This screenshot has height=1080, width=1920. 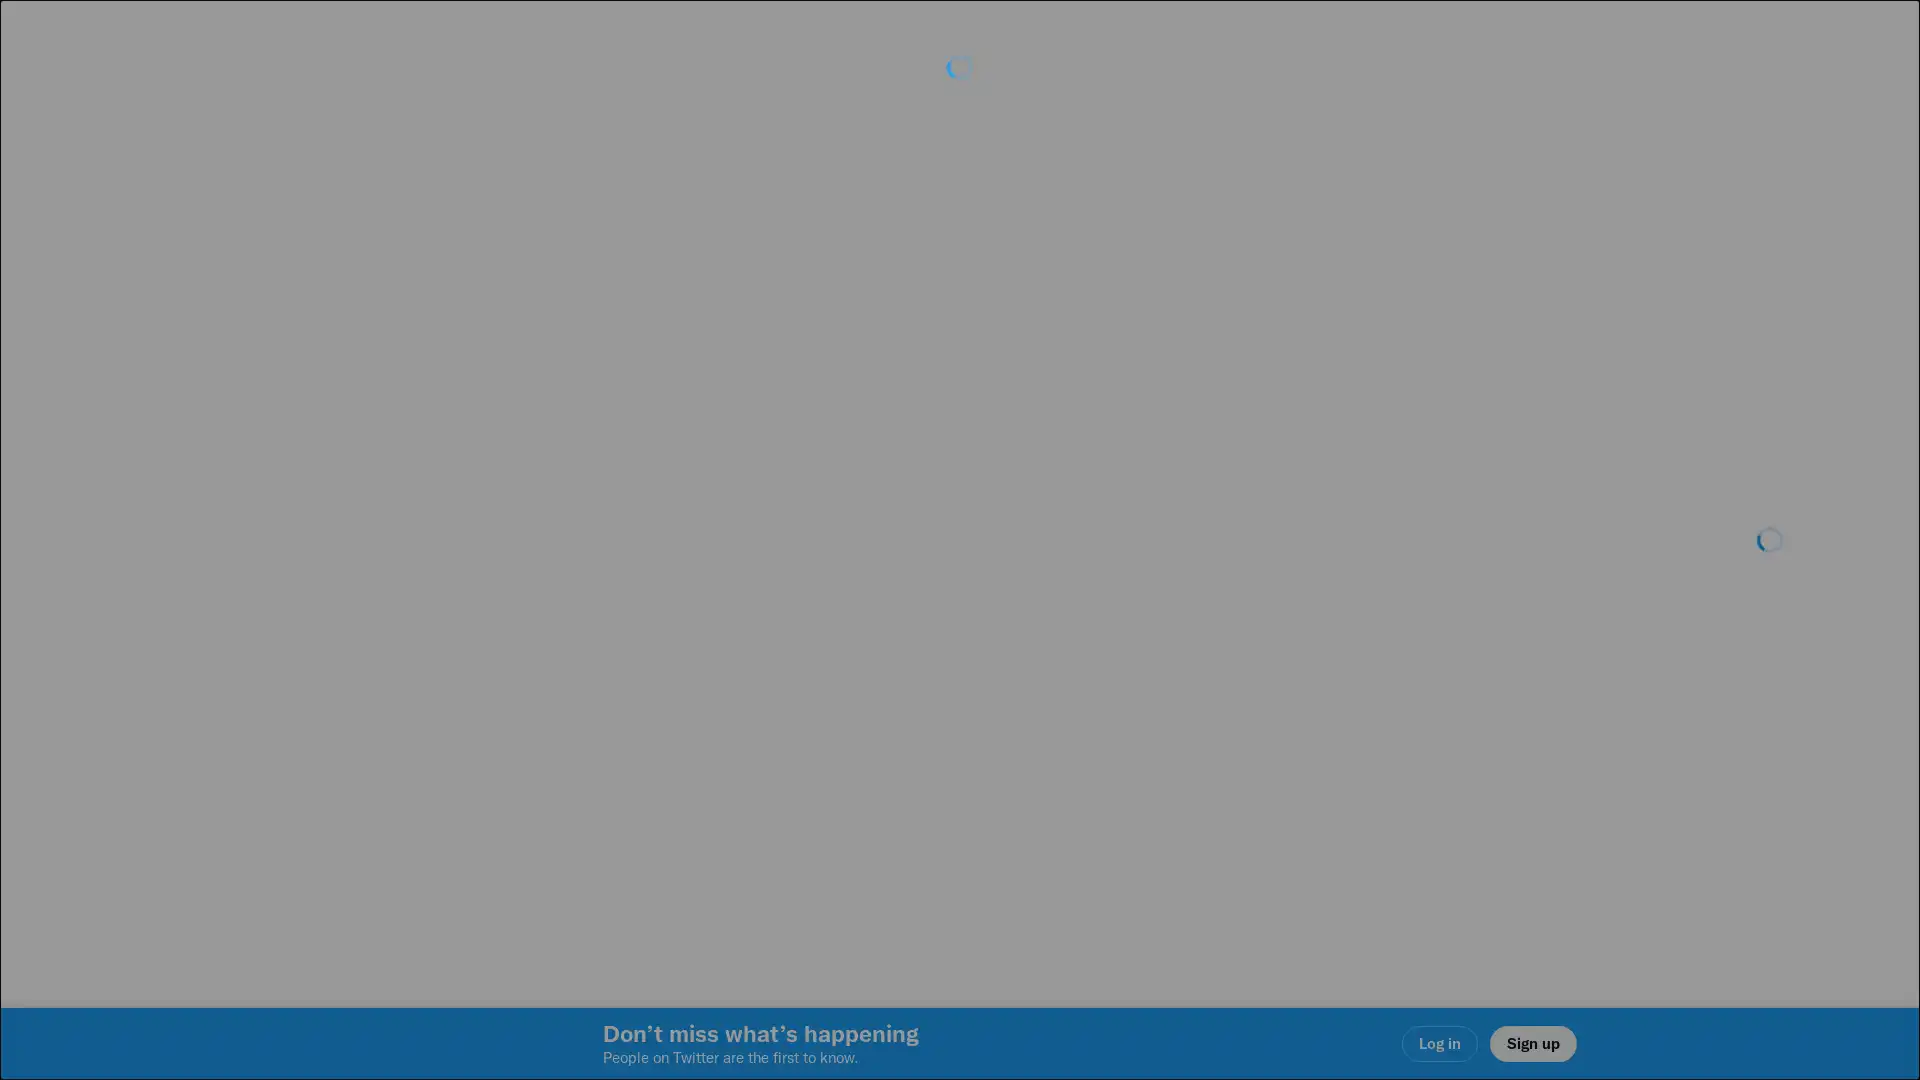 What do you see at coordinates (1200, 681) in the screenshot?
I see `Log in` at bounding box center [1200, 681].